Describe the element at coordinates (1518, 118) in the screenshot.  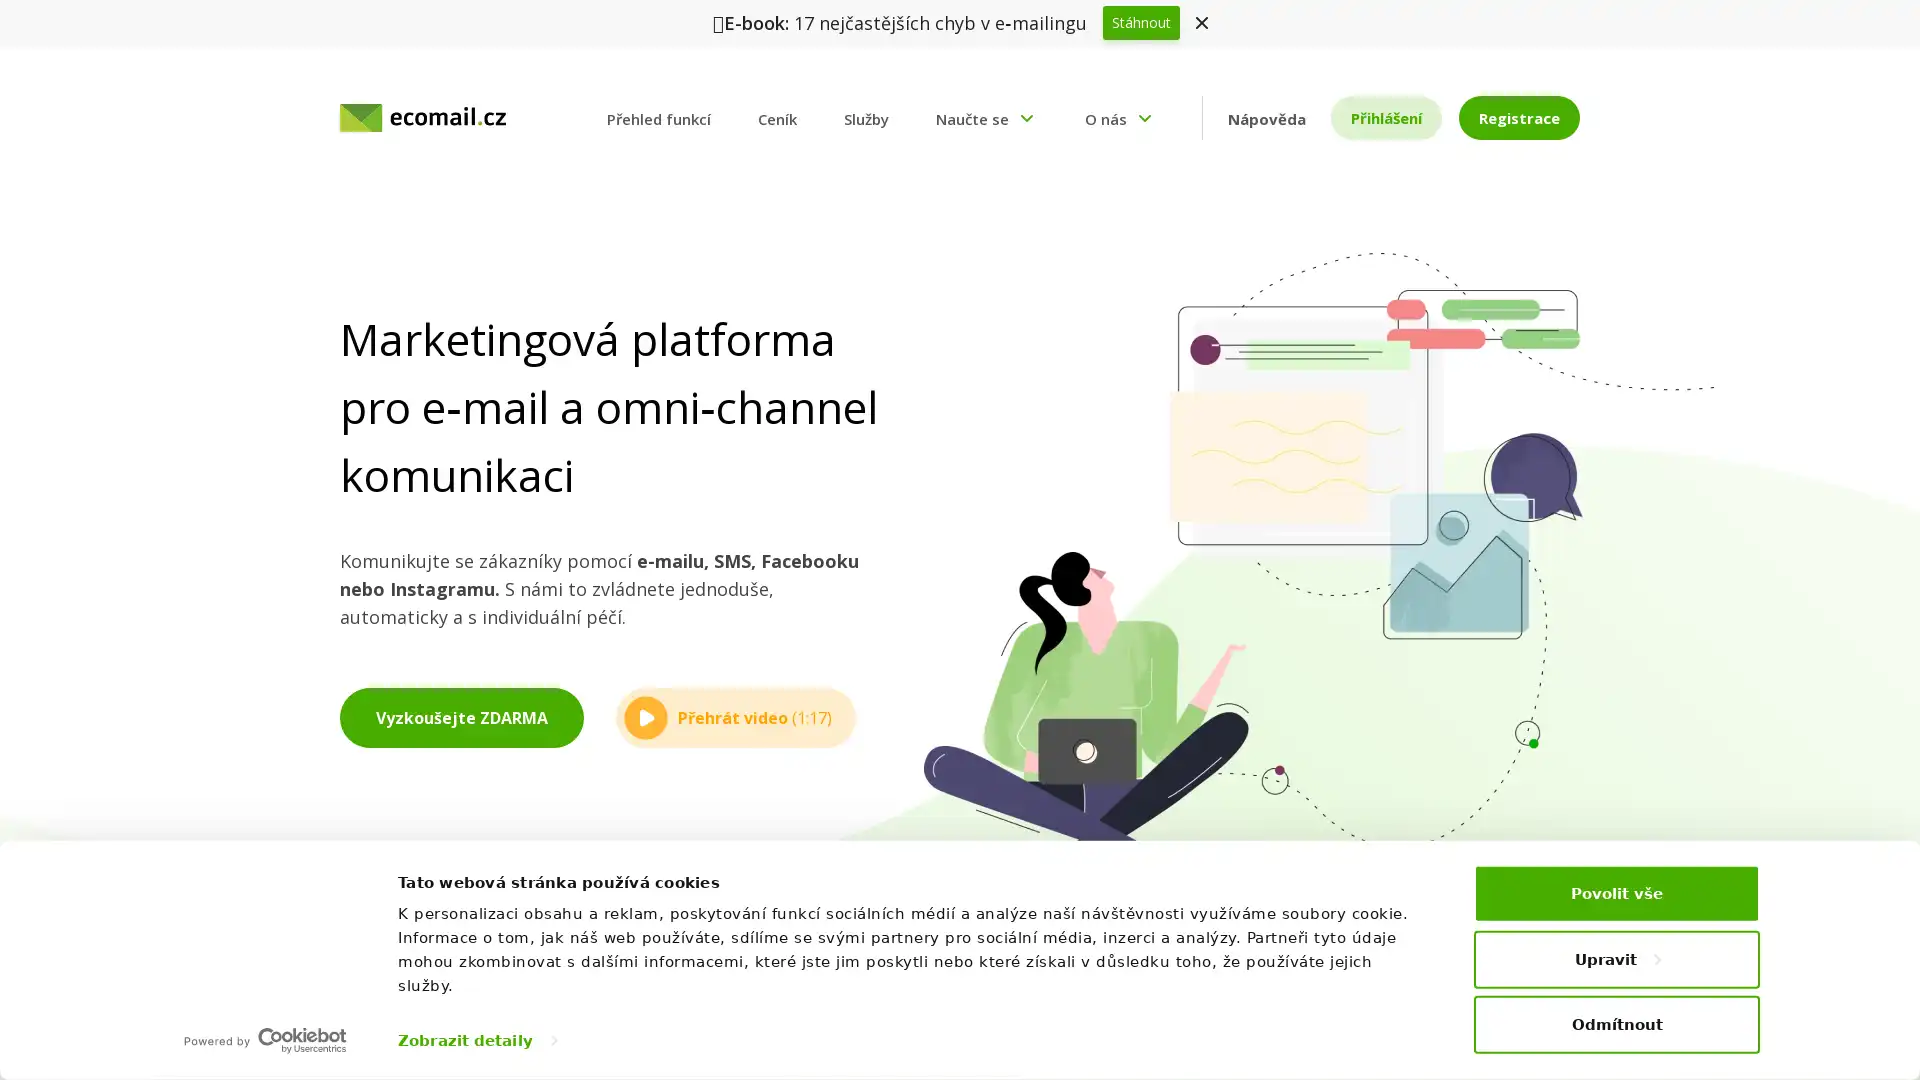
I see `Registrace` at that location.